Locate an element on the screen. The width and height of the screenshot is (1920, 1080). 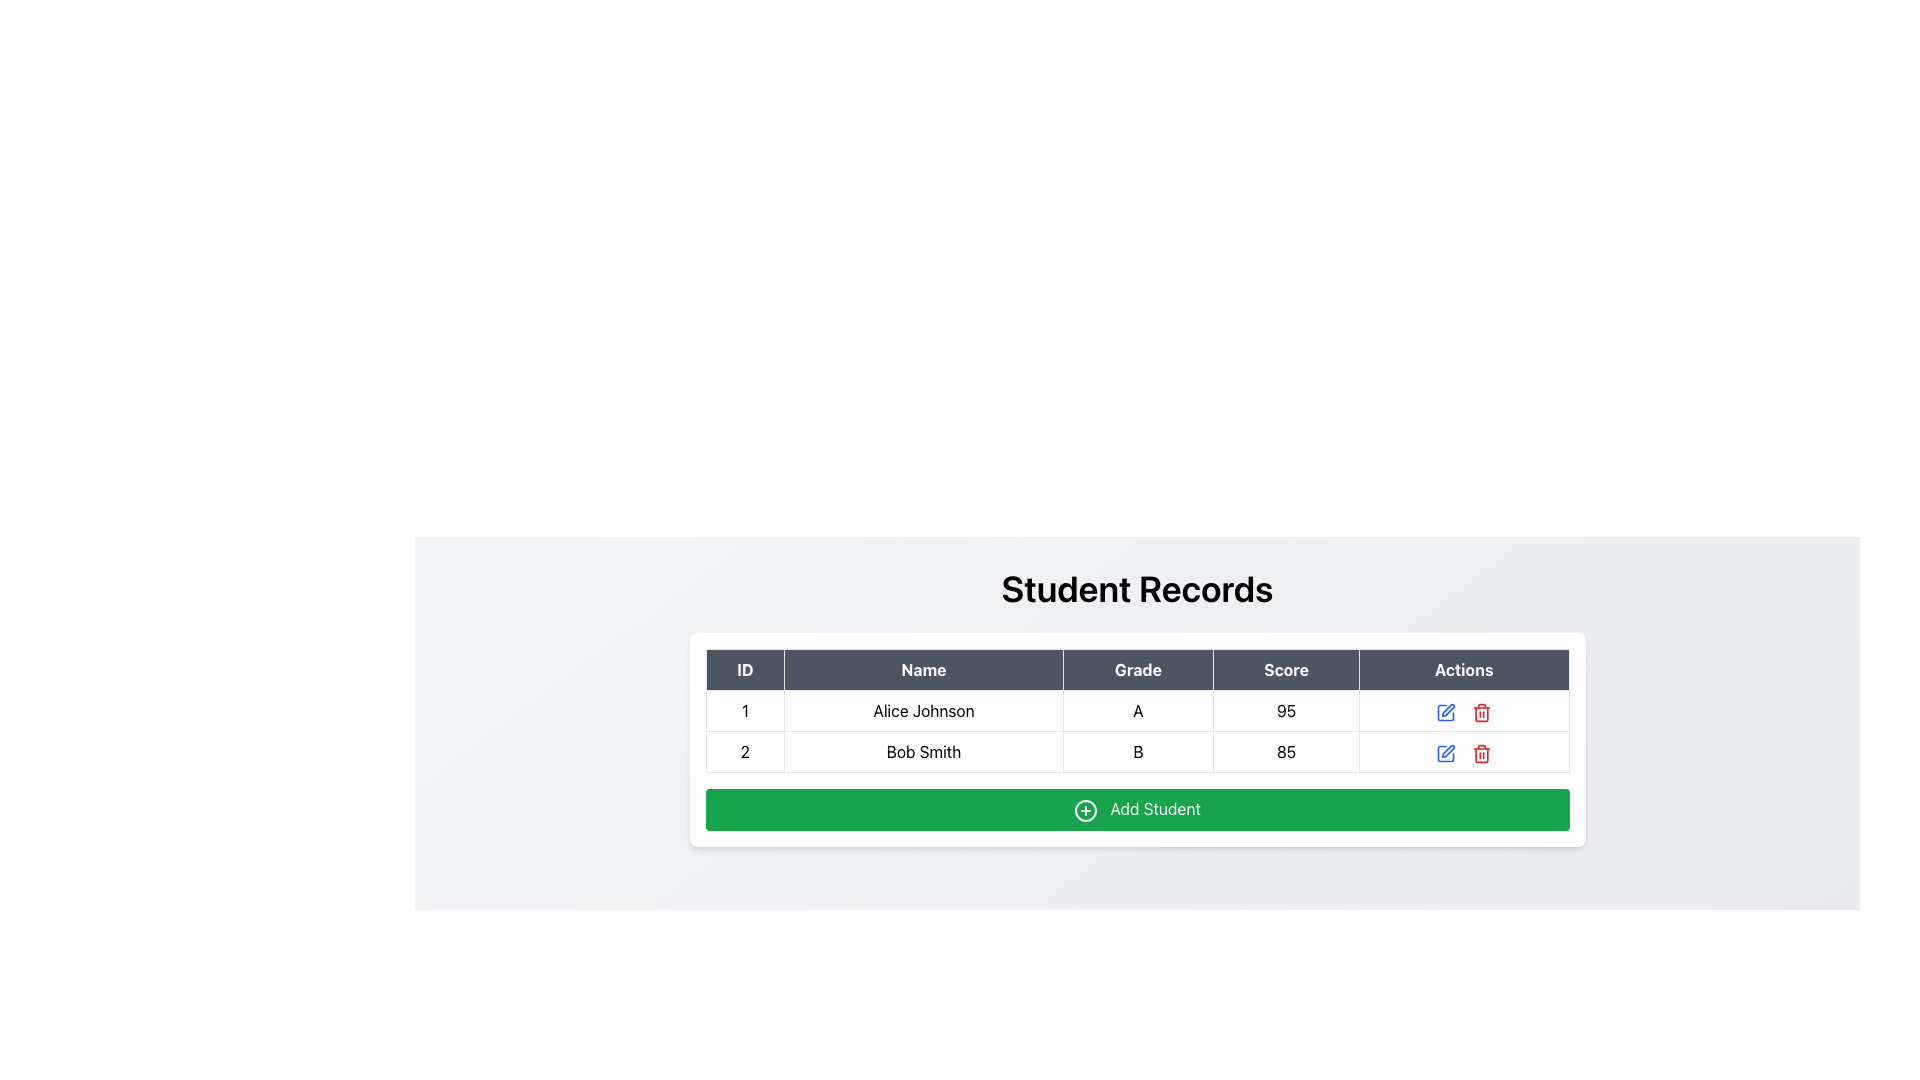
the red trash can icon button in the 'Actions' column of the tabular grid is located at coordinates (1482, 752).